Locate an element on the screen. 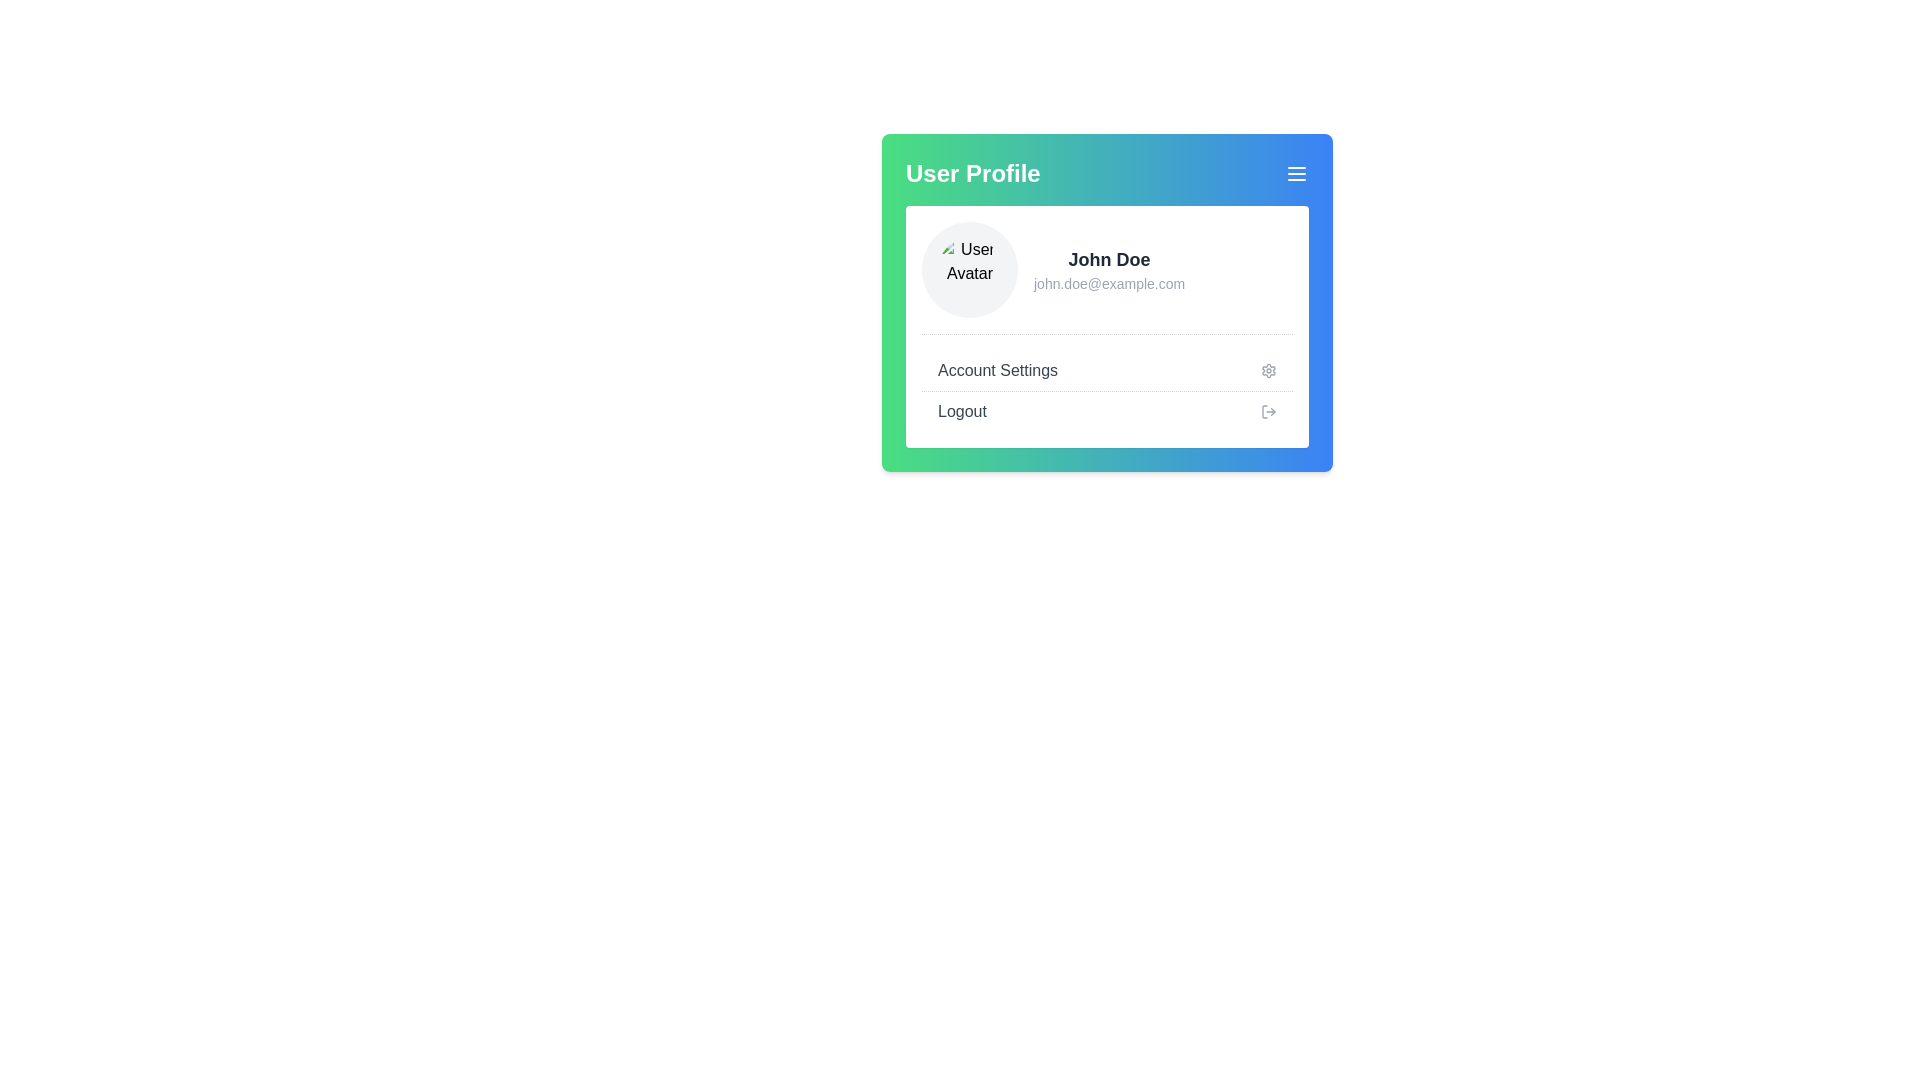 The width and height of the screenshot is (1920, 1080). the 'Account Settings' menu item in the user profile dropdown is located at coordinates (1106, 370).